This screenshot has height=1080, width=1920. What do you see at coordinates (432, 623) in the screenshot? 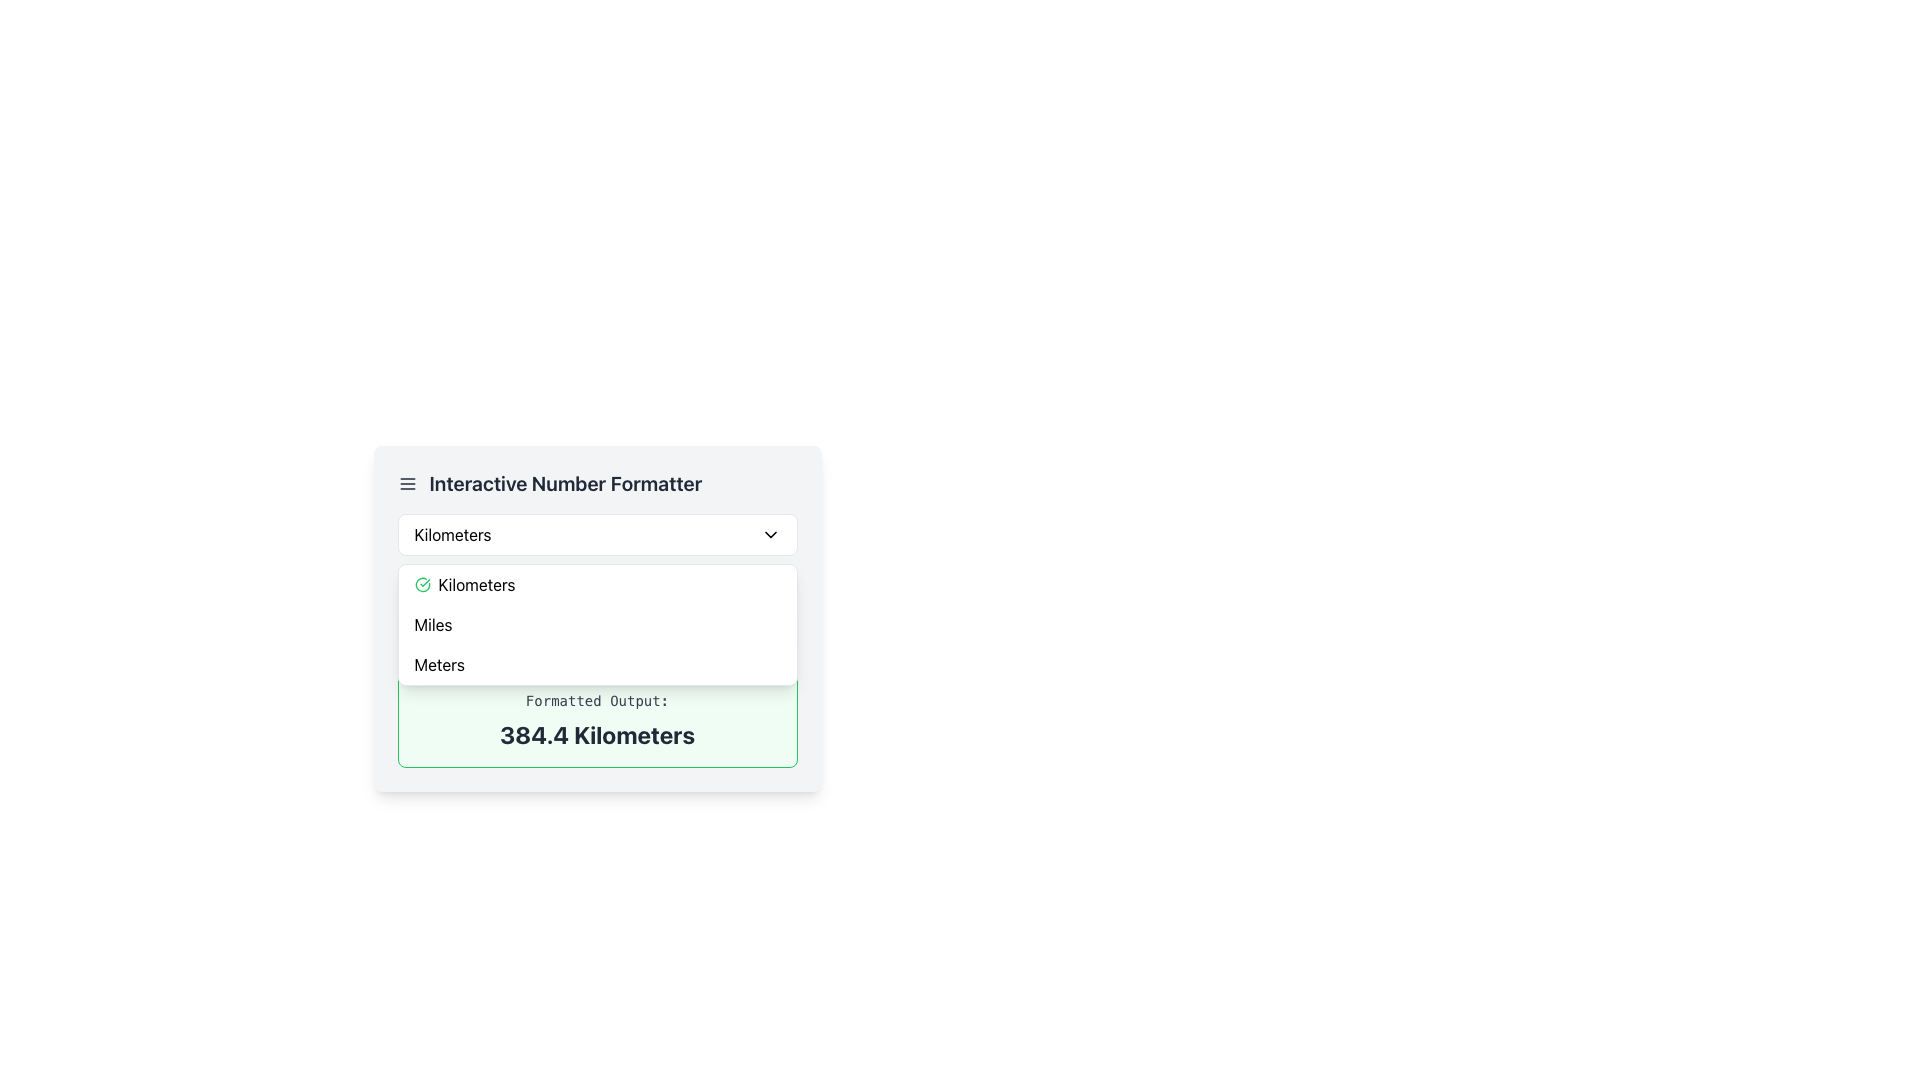
I see `the 'Miles' option in the dropdown menu, which is the second selectable option located between 'Kilometers' and 'Meters'` at bounding box center [432, 623].